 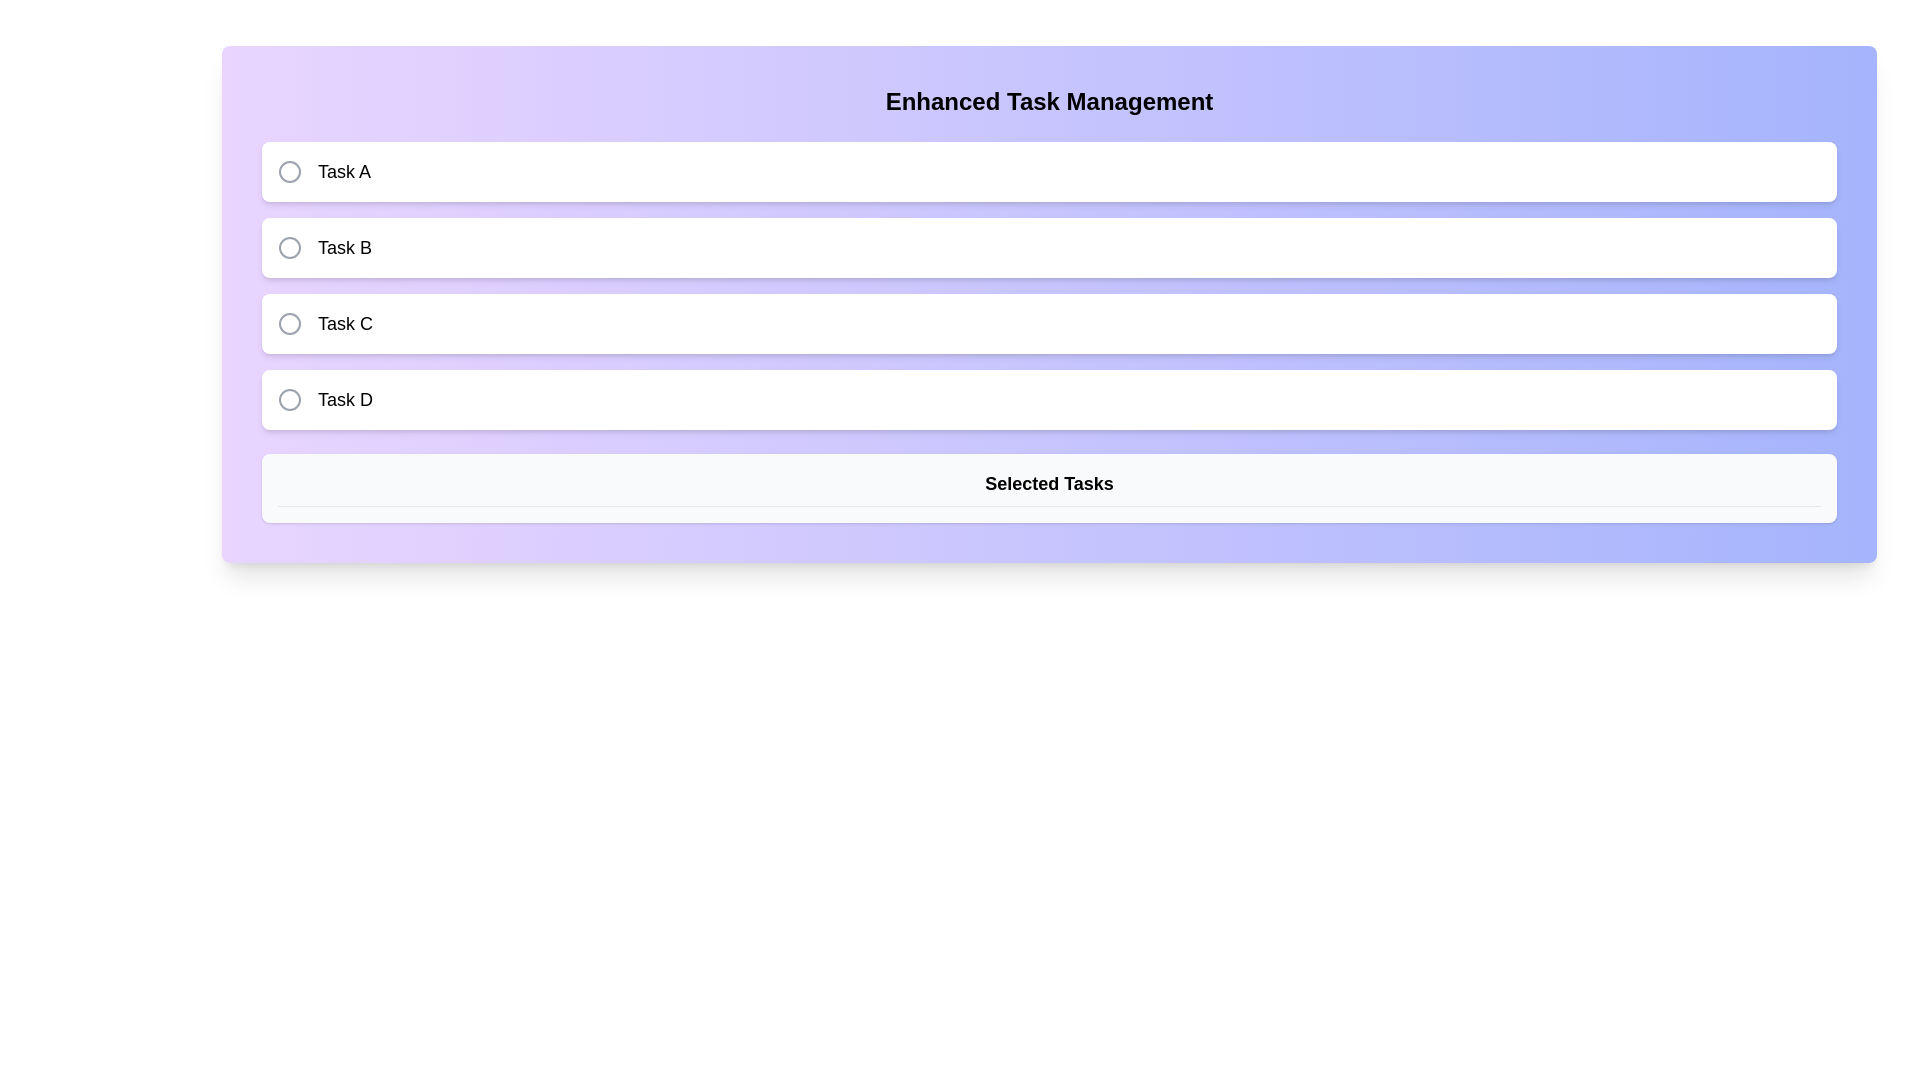 What do you see at coordinates (288, 323) in the screenshot?
I see `the central circular component of the unselected radio button for 'Task C' to invoke the context menu` at bounding box center [288, 323].